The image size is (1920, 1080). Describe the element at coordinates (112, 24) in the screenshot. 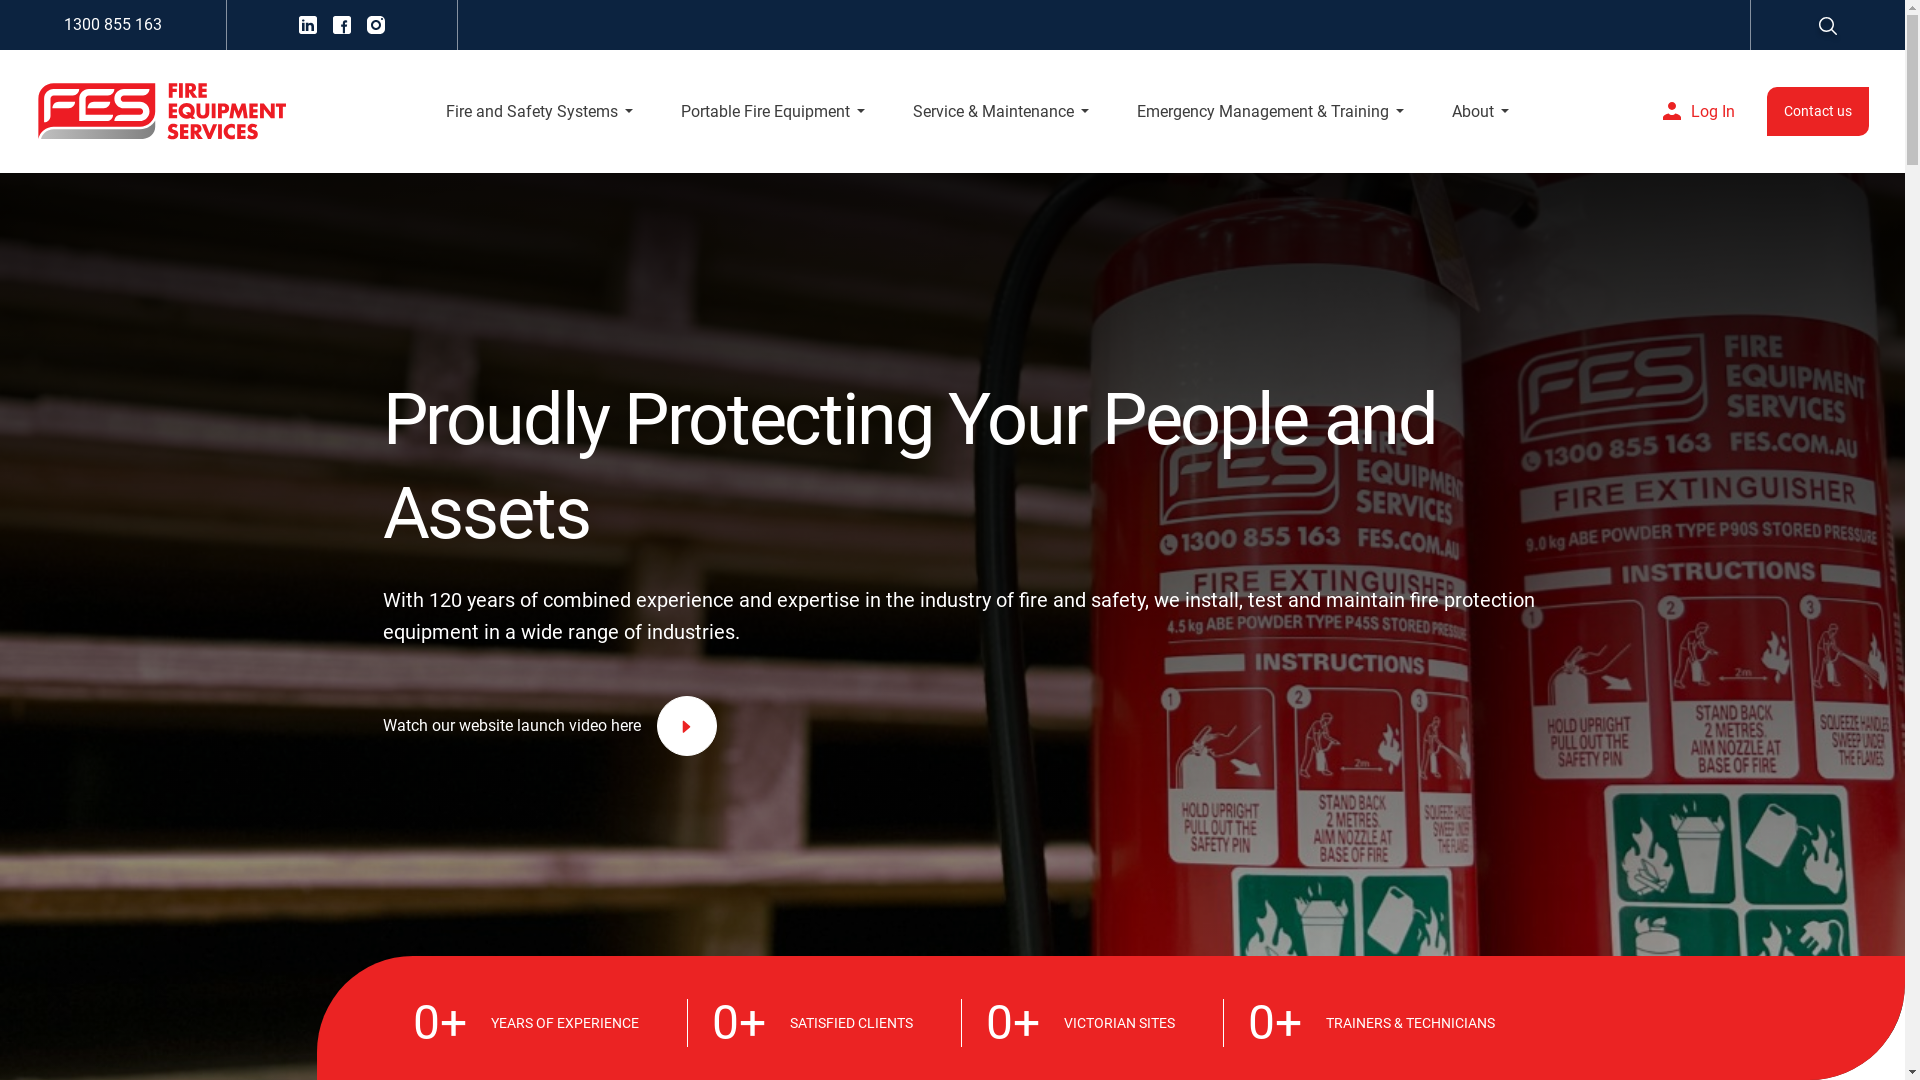

I see `'1300 855 163'` at that location.